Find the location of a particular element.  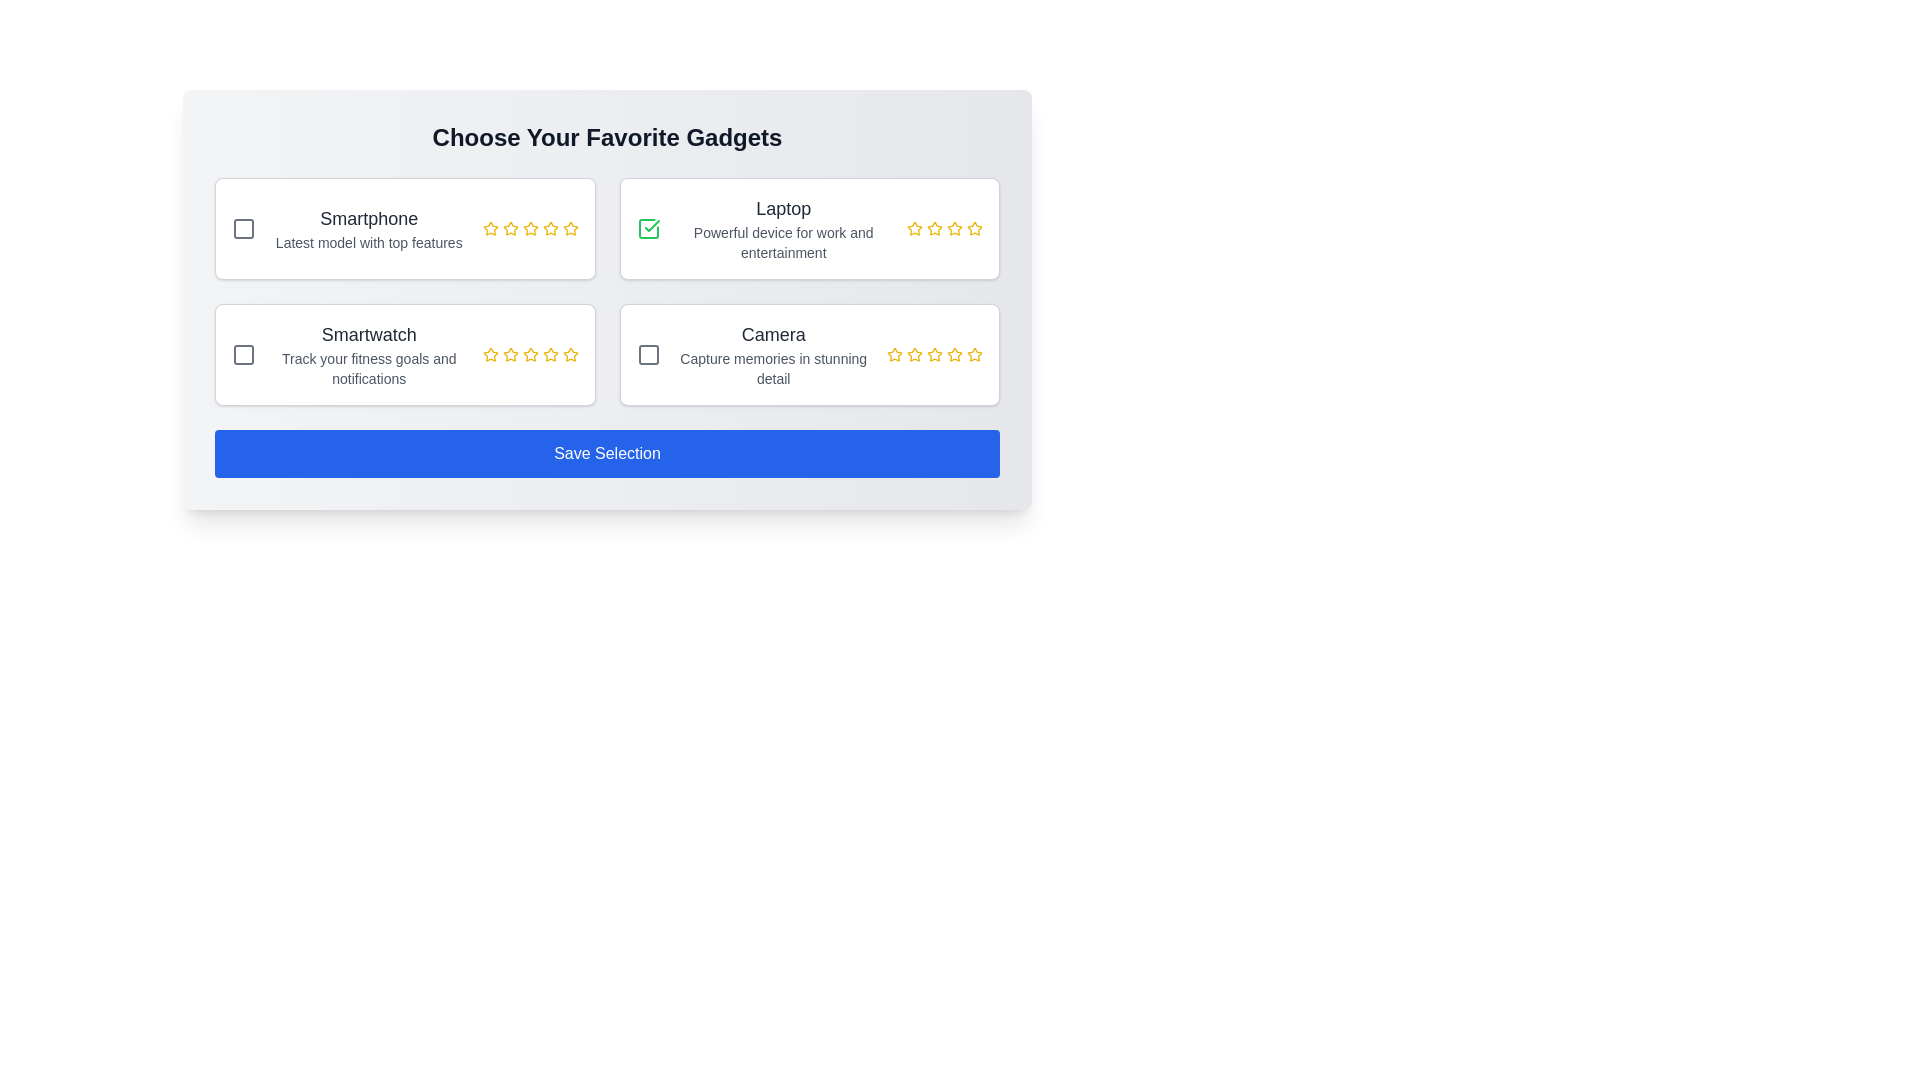

the second star icon for rating in the 5-star rating component of the 'Laptop' section is located at coordinates (914, 227).